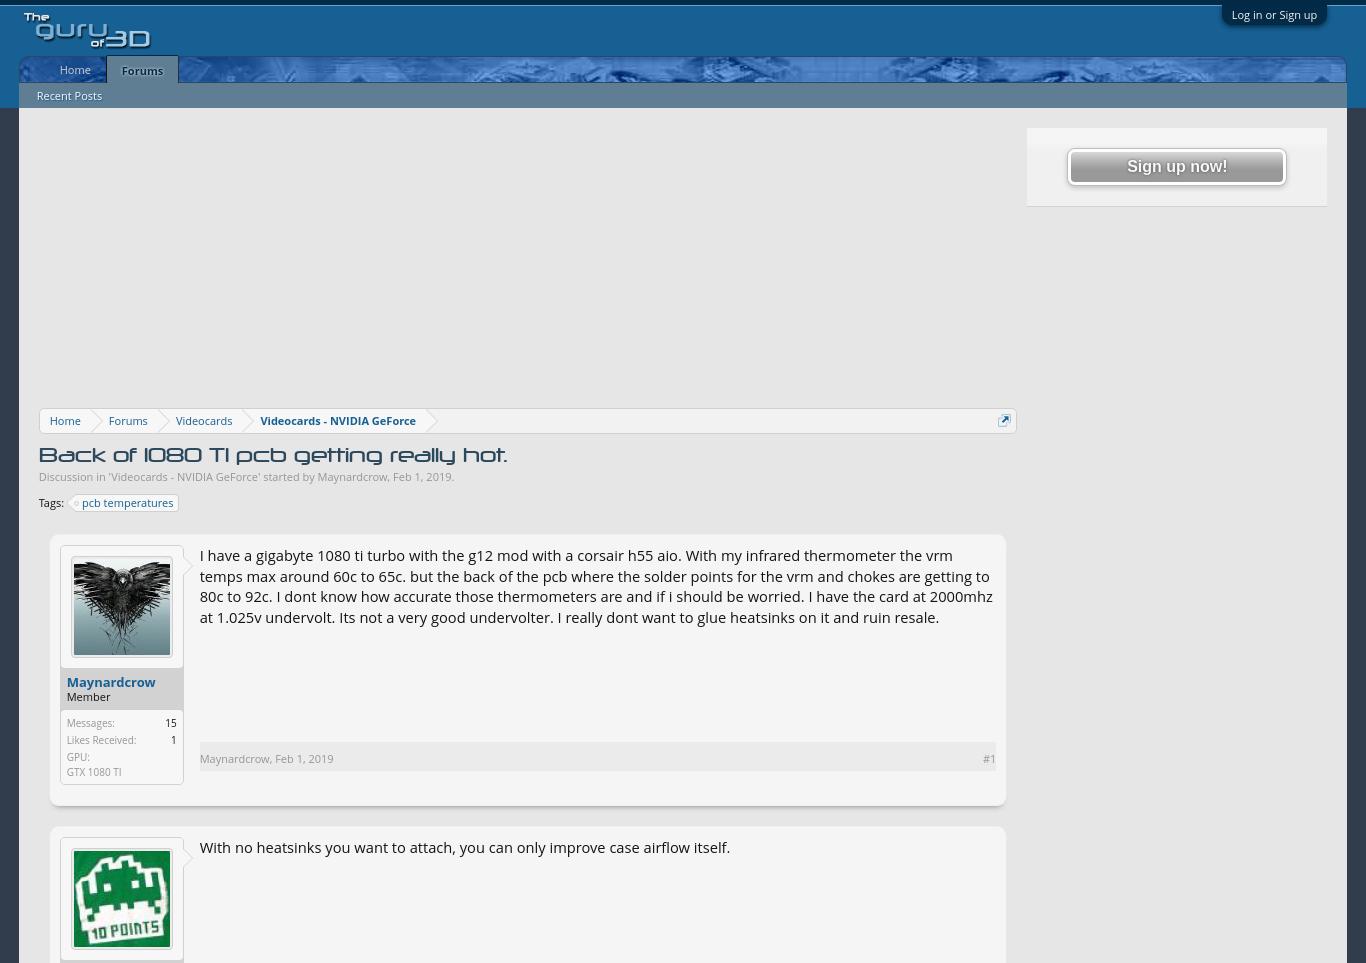 Image resolution: width=1366 pixels, height=963 pixels. What do you see at coordinates (286, 474) in the screenshot?
I see `'' started by'` at bounding box center [286, 474].